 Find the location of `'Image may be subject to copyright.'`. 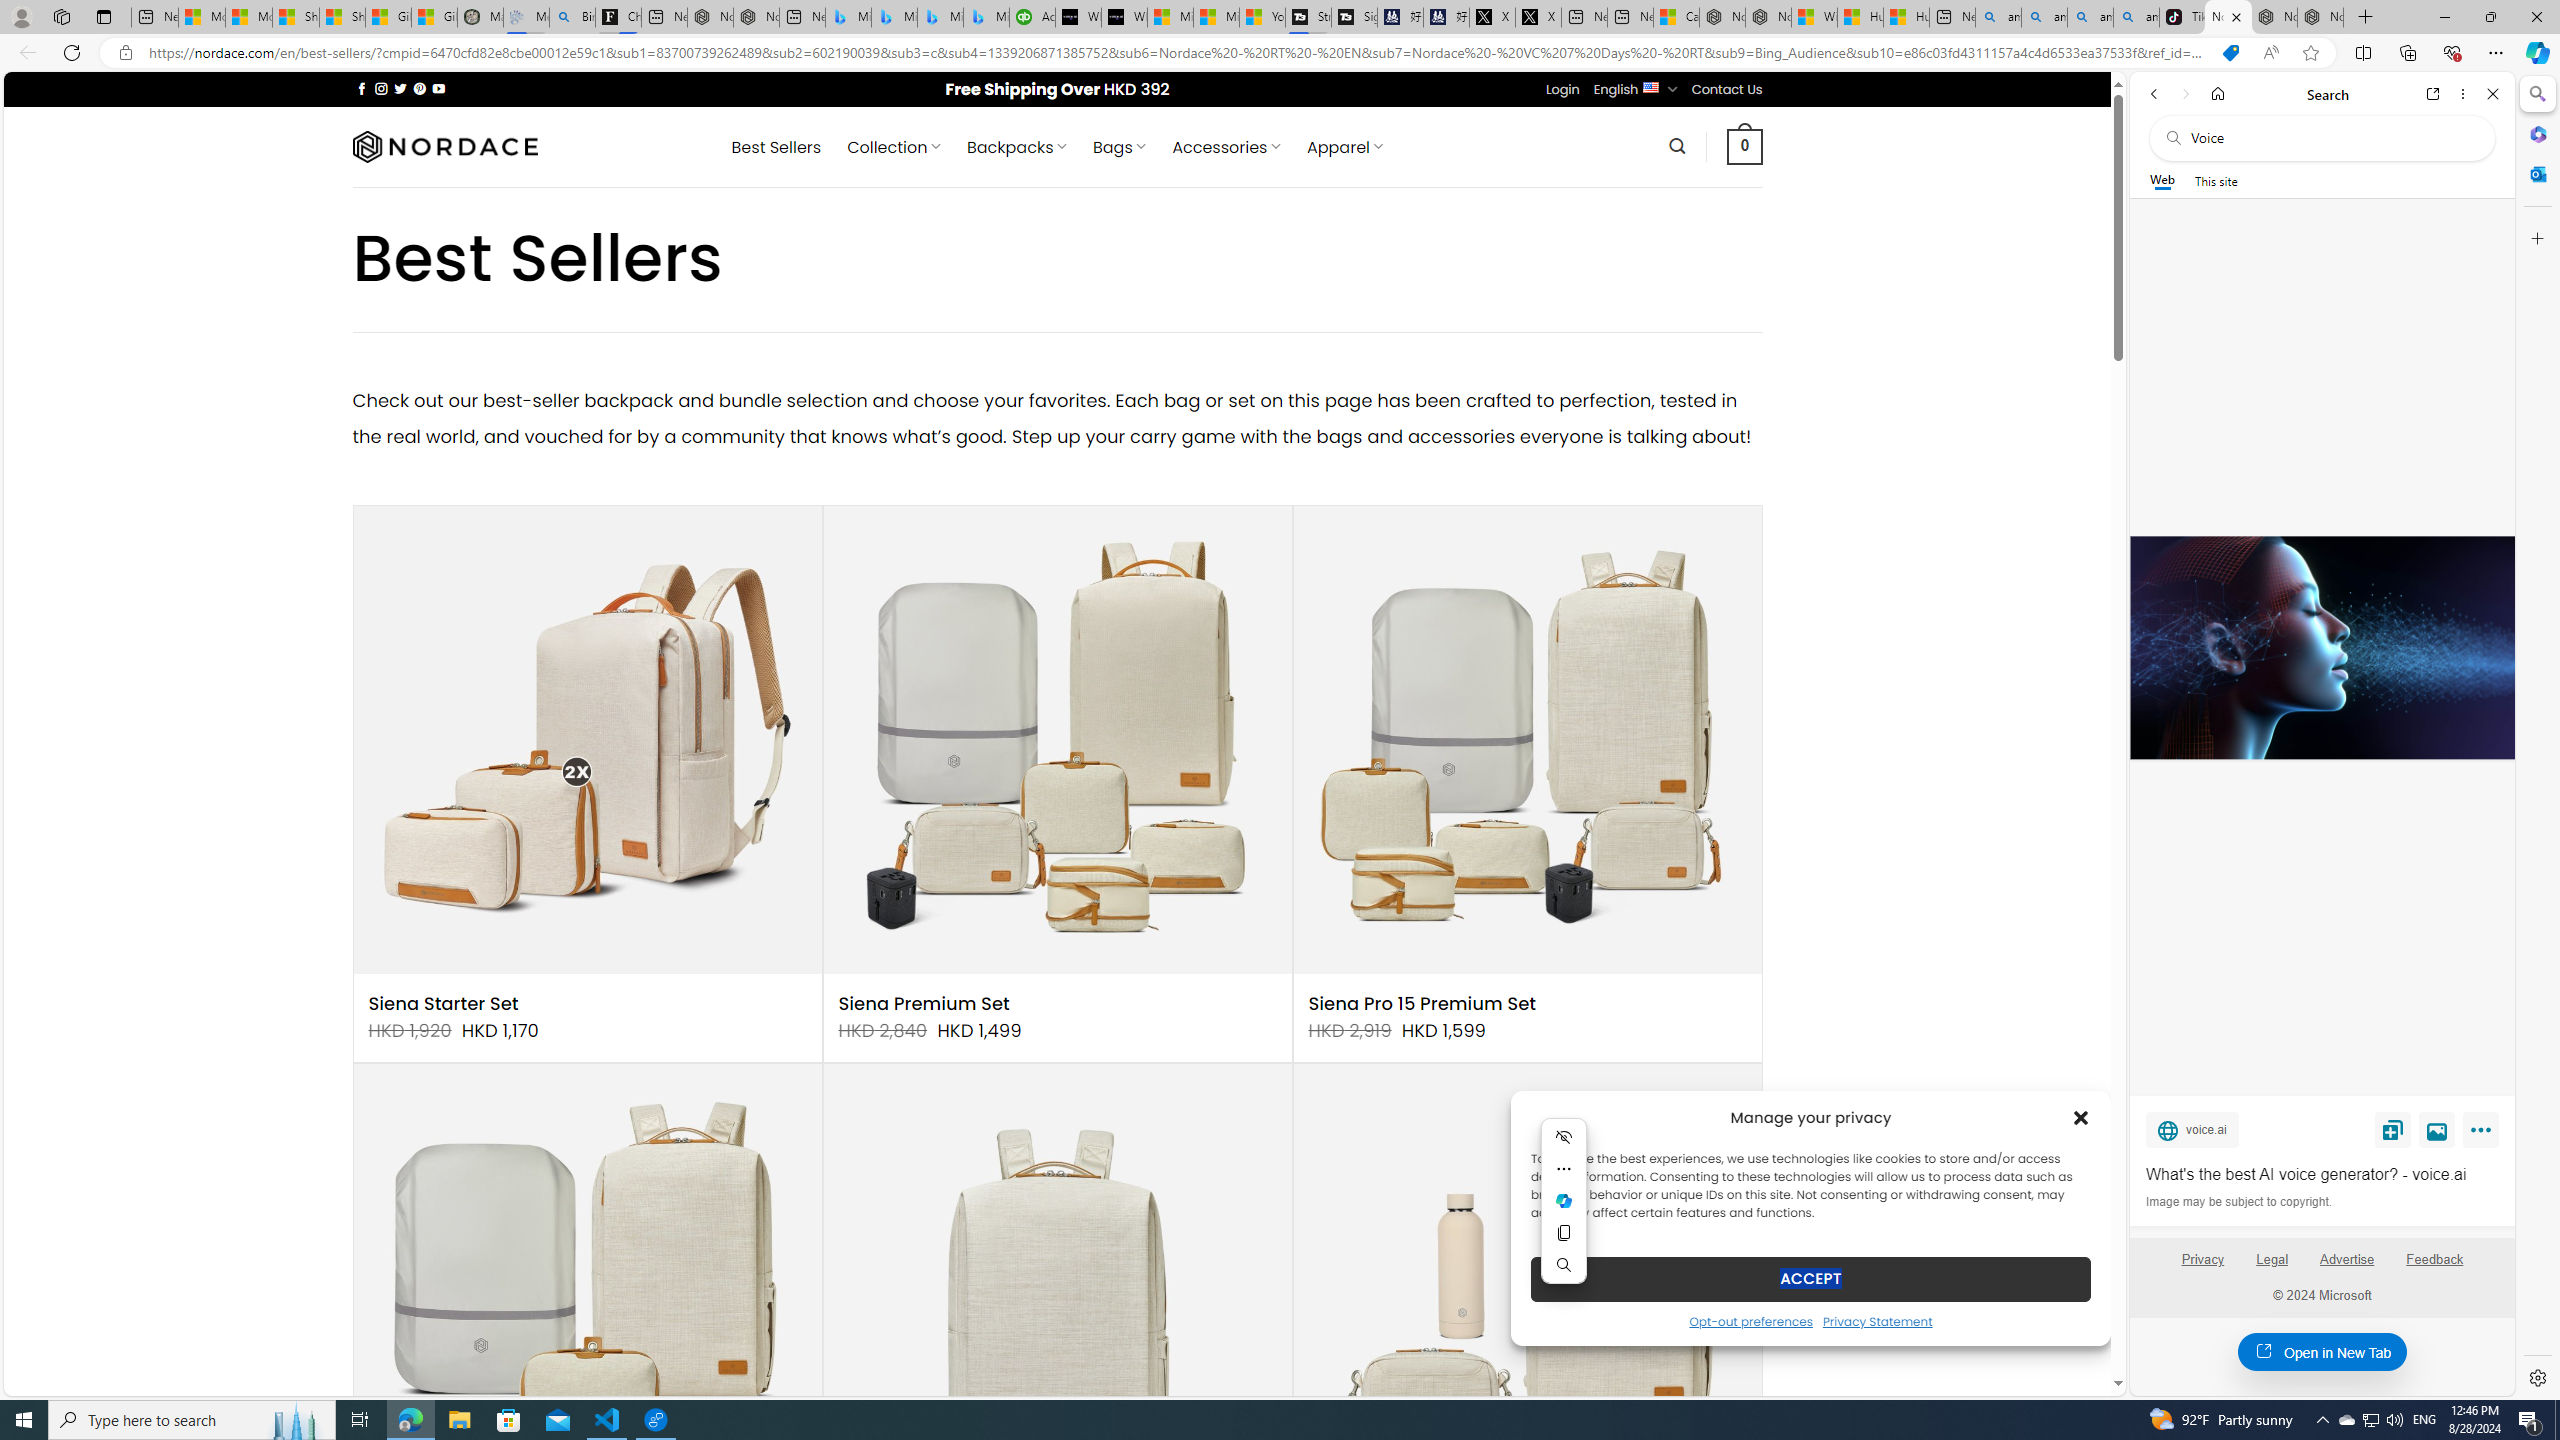

'Image may be subject to copyright.' is located at coordinates (2237, 1200).